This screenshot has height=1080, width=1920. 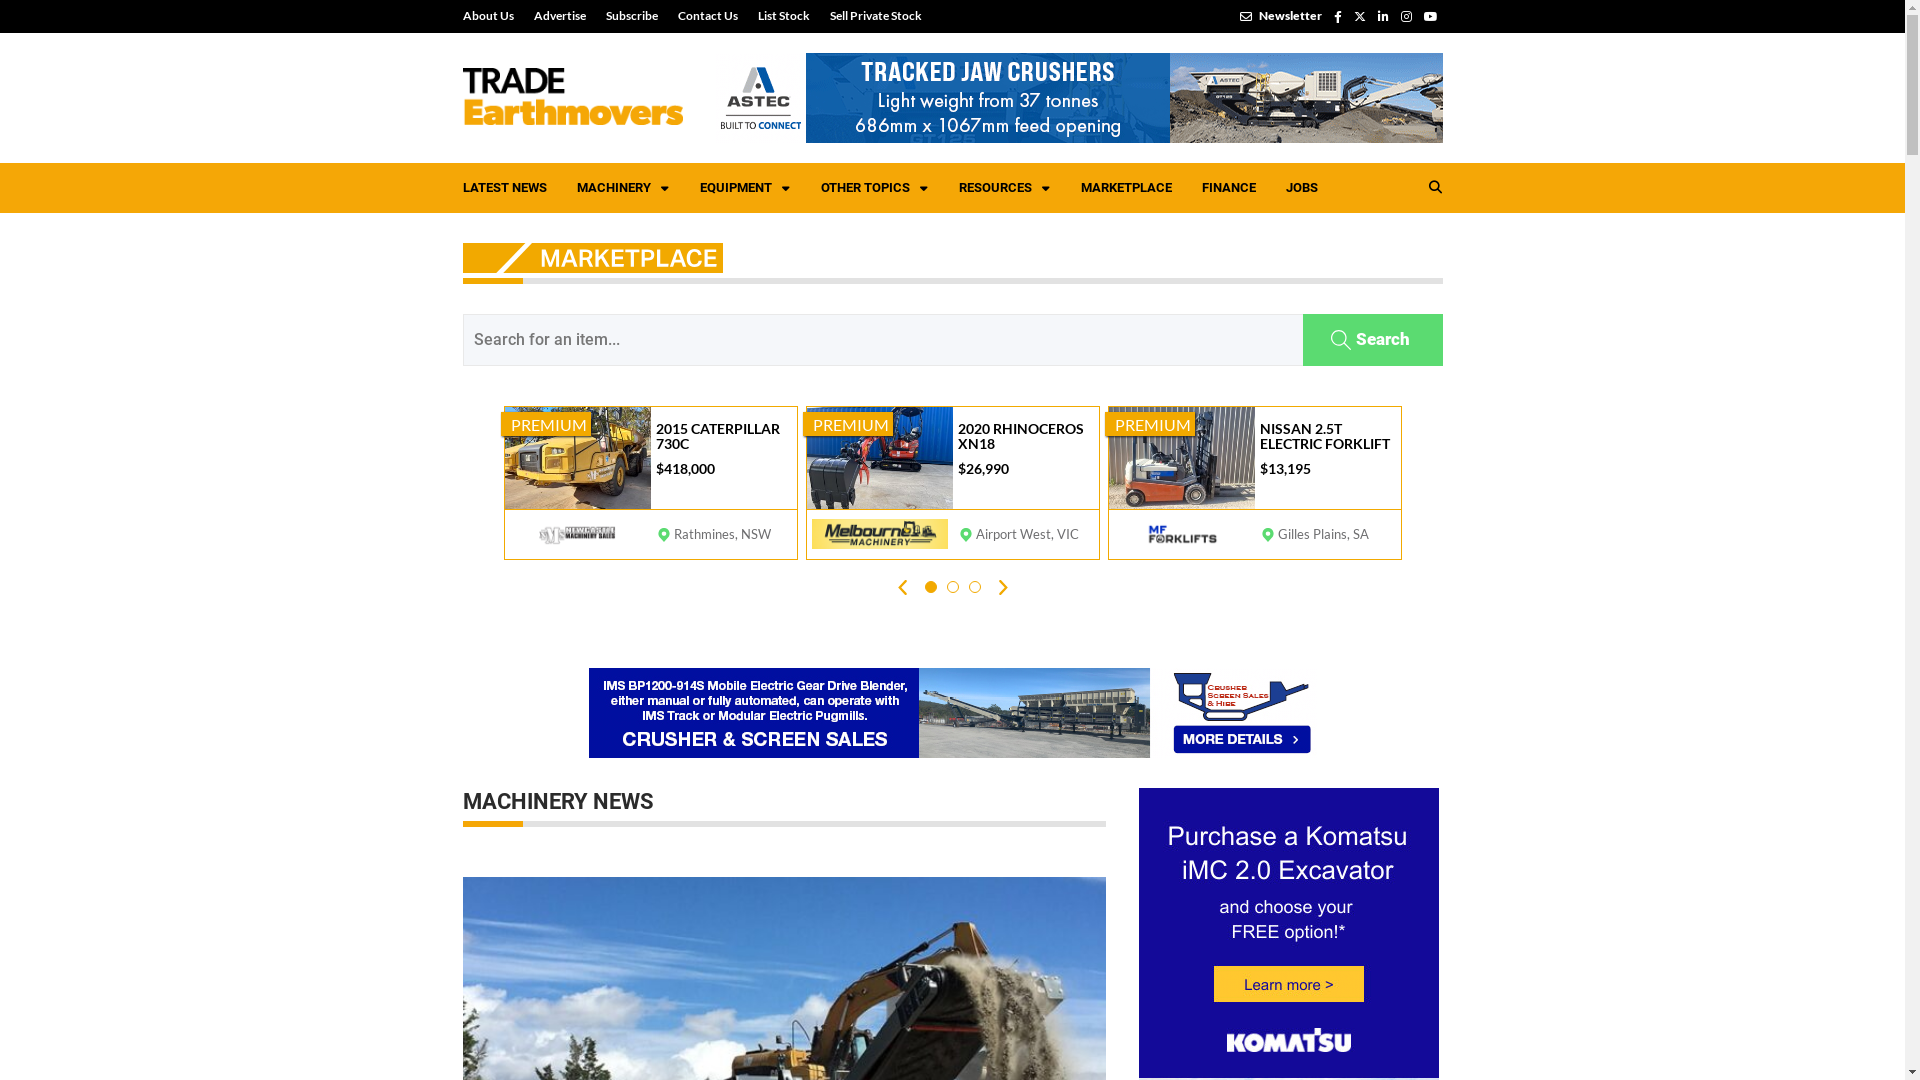 What do you see at coordinates (743, 188) in the screenshot?
I see `'EQUIPMENT'` at bounding box center [743, 188].